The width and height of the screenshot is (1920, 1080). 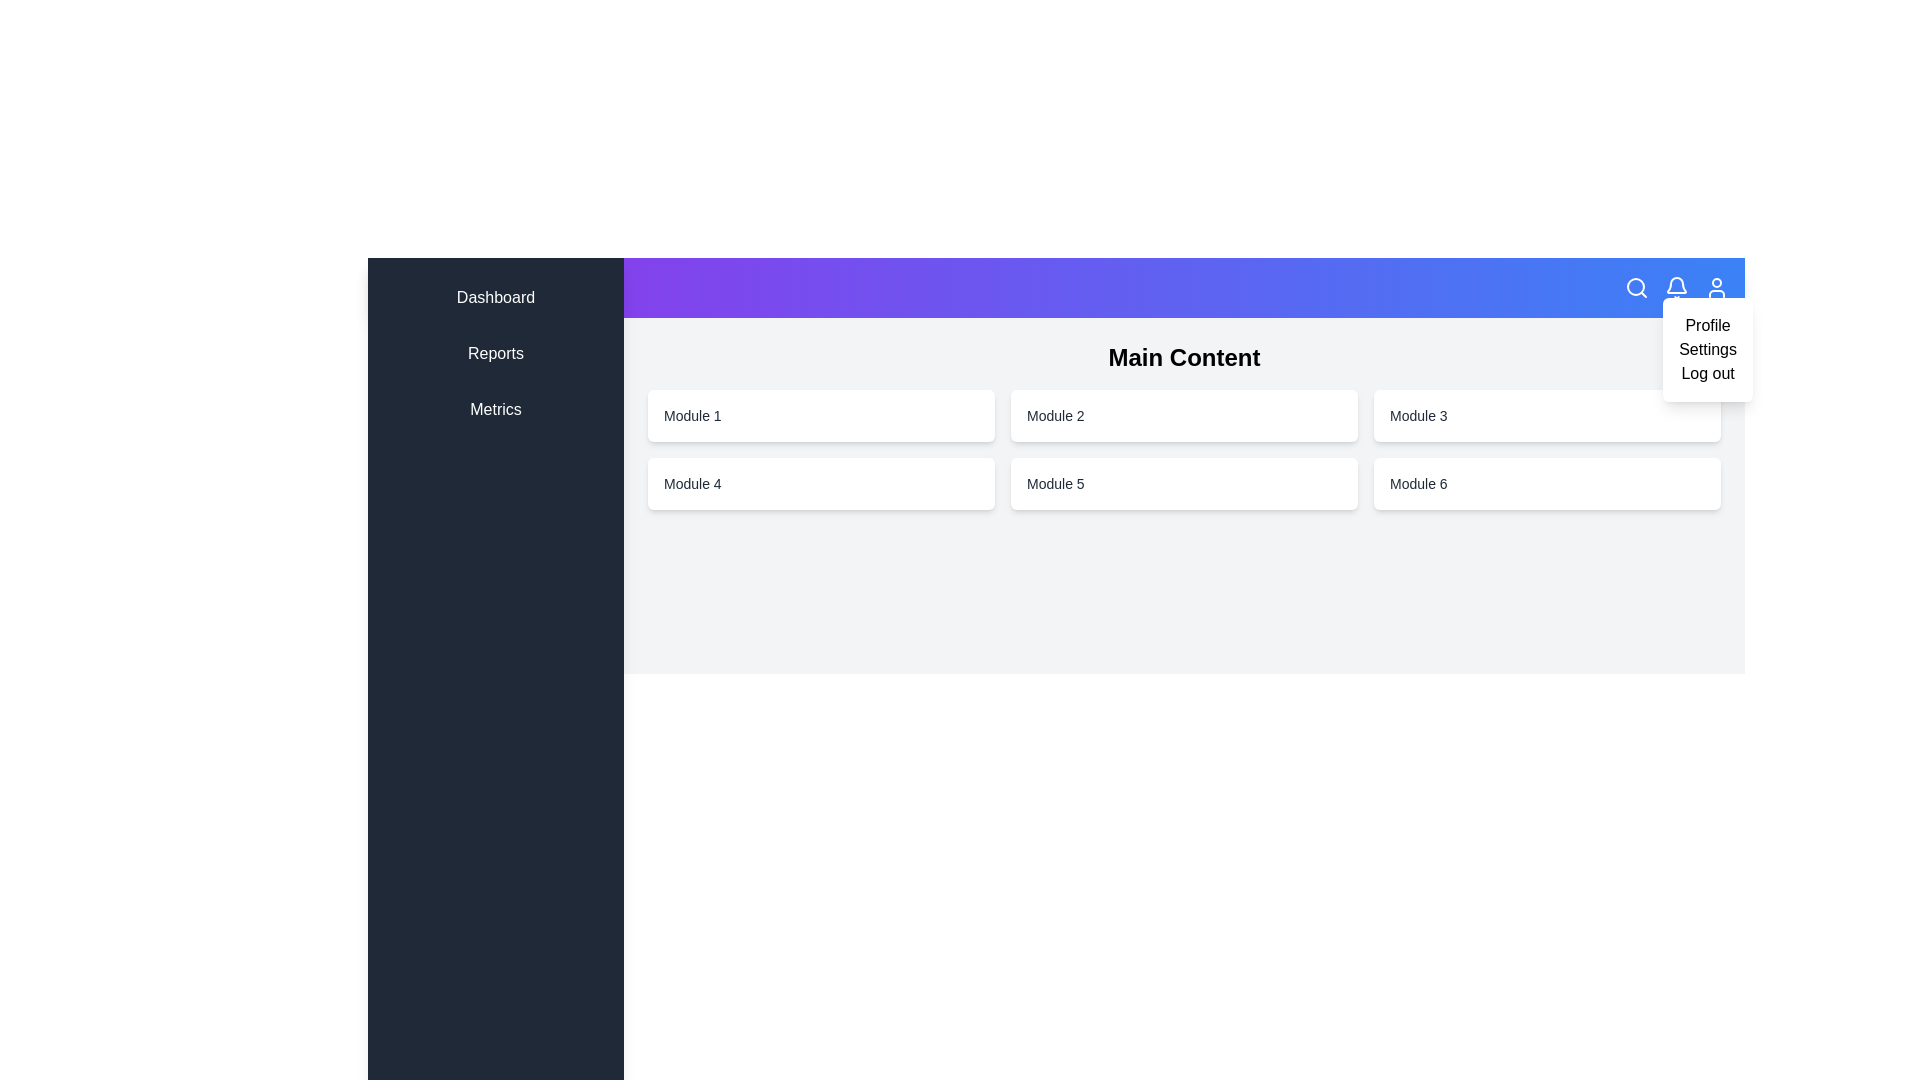 I want to click on the navigation button for 'Metrics' located in the left vertical navigation bar, so click(x=495, y=408).